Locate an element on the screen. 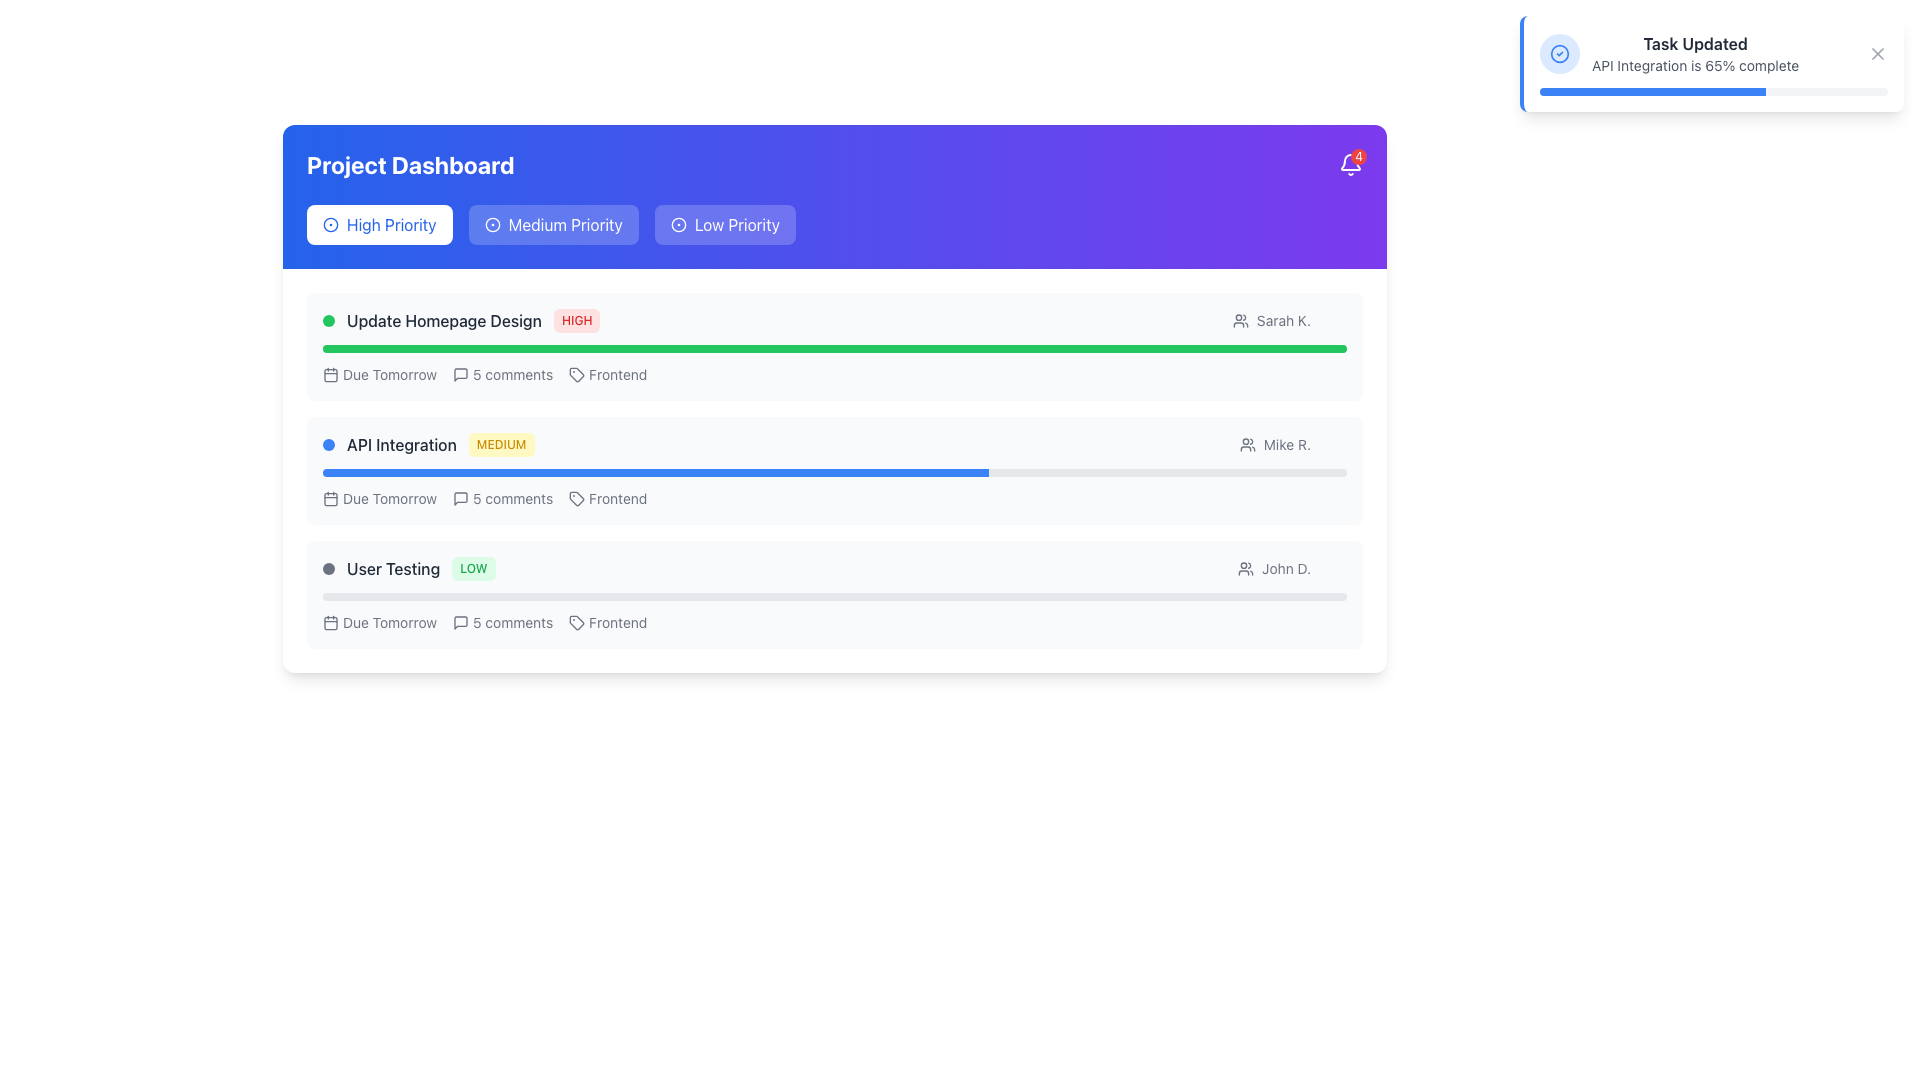  the small, circular, blue indicator dot located to the left of the 'API Integration' text within the same row as the 'MEDIUM' label is located at coordinates (329, 443).